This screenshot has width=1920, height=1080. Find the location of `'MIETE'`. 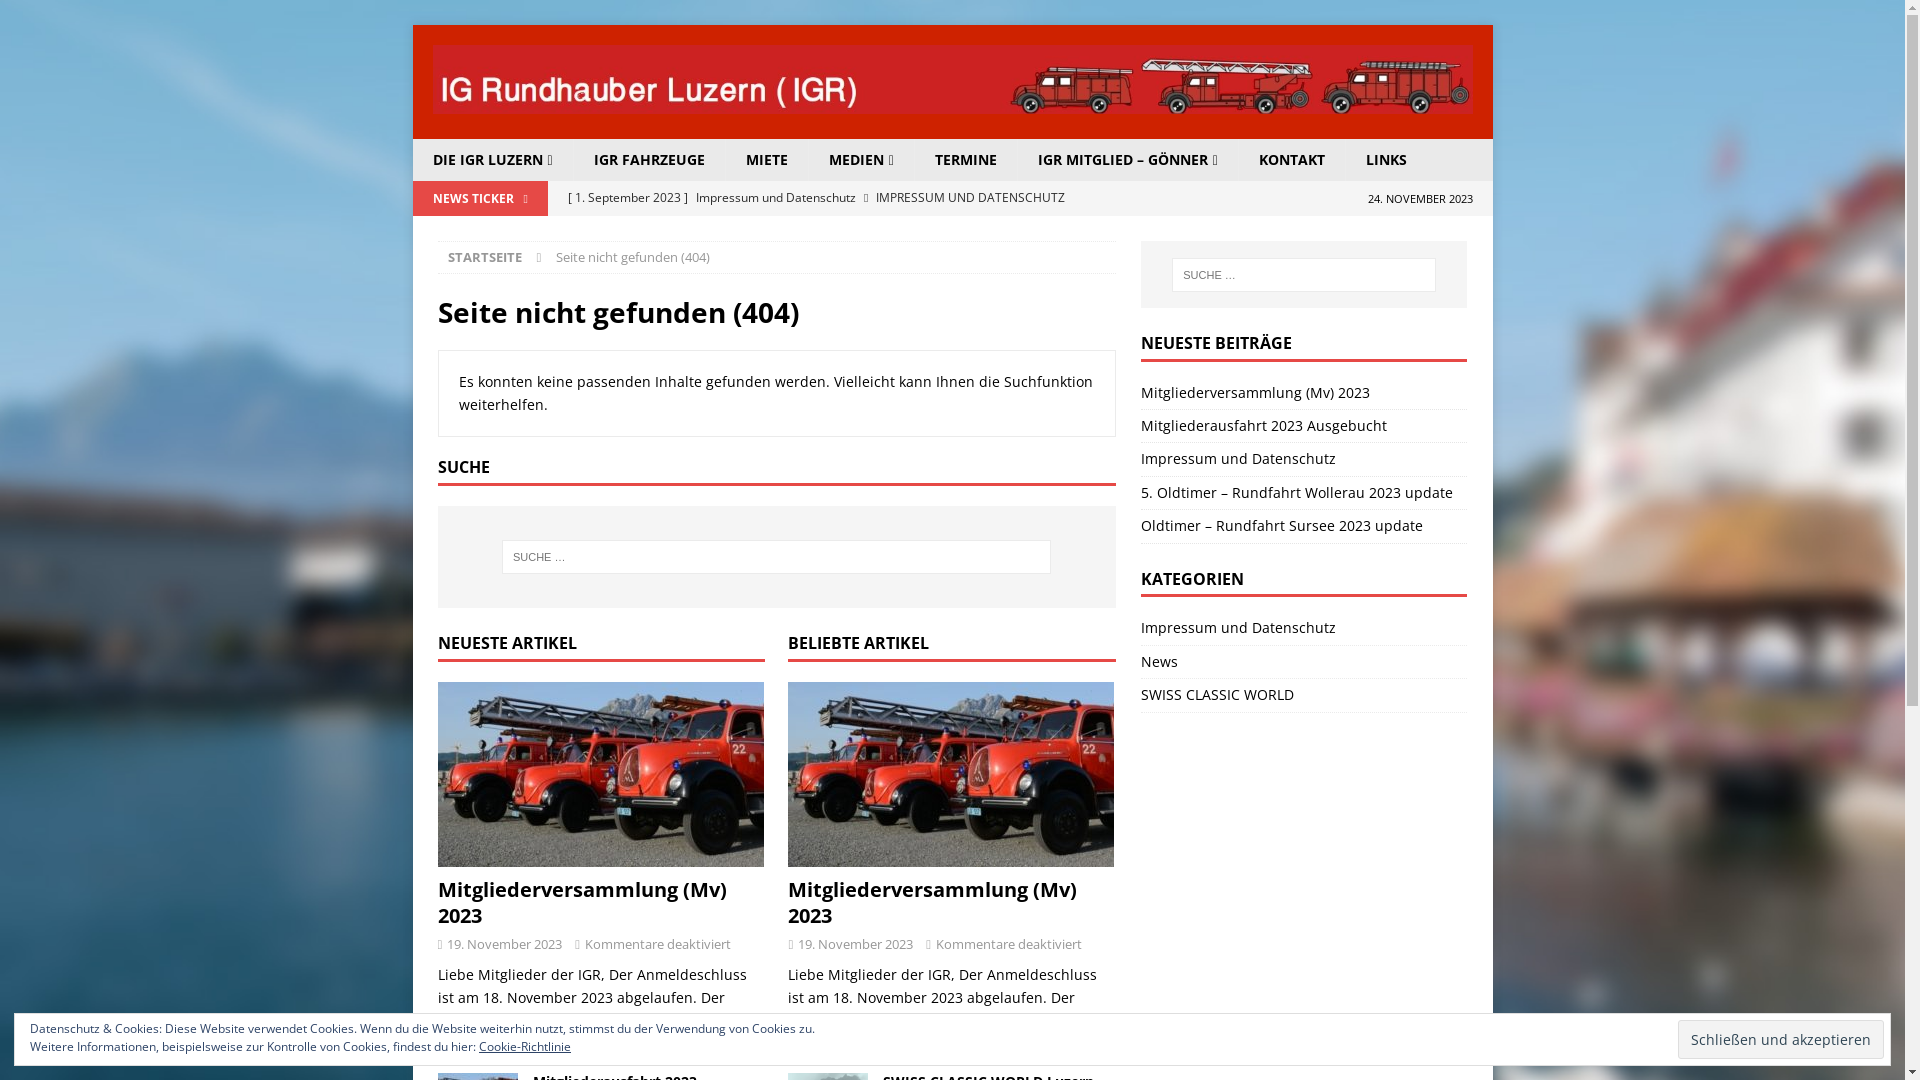

'MIETE' is located at coordinates (765, 158).